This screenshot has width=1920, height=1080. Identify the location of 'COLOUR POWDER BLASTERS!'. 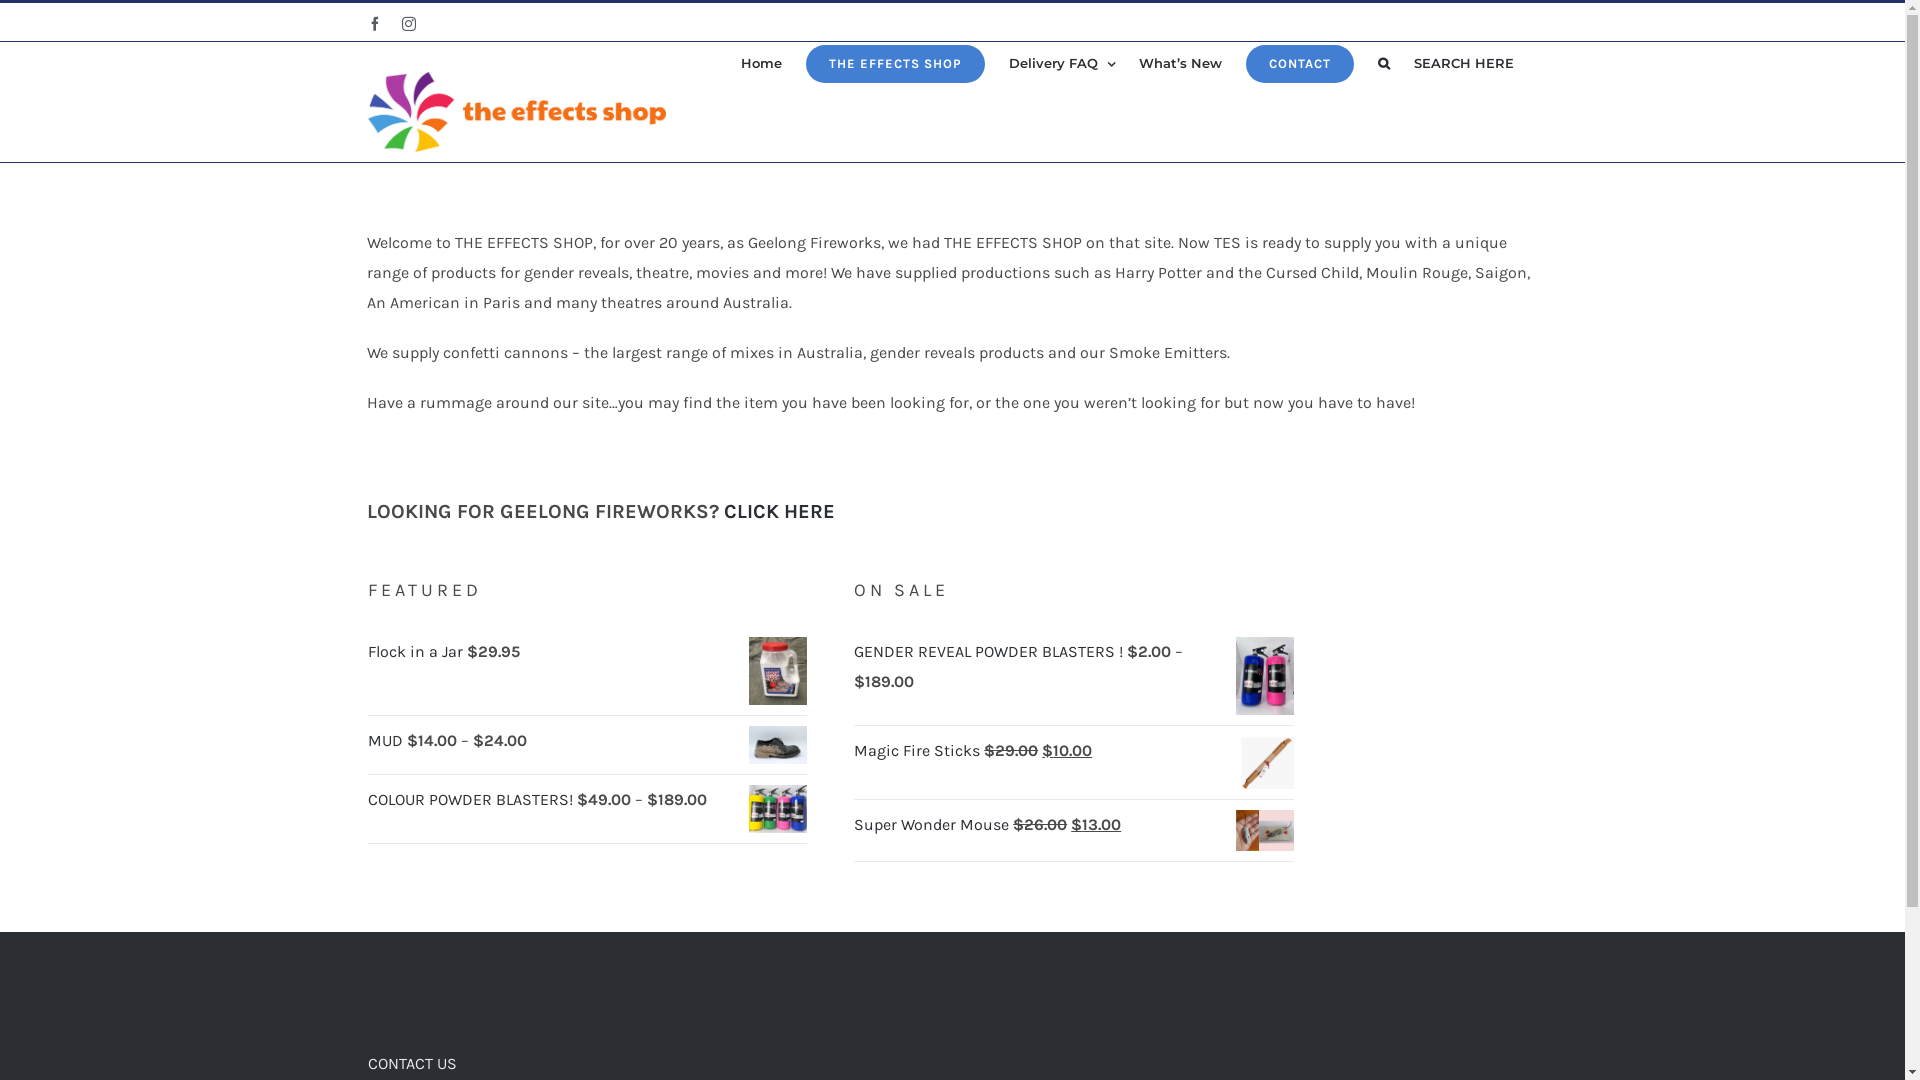
(471, 798).